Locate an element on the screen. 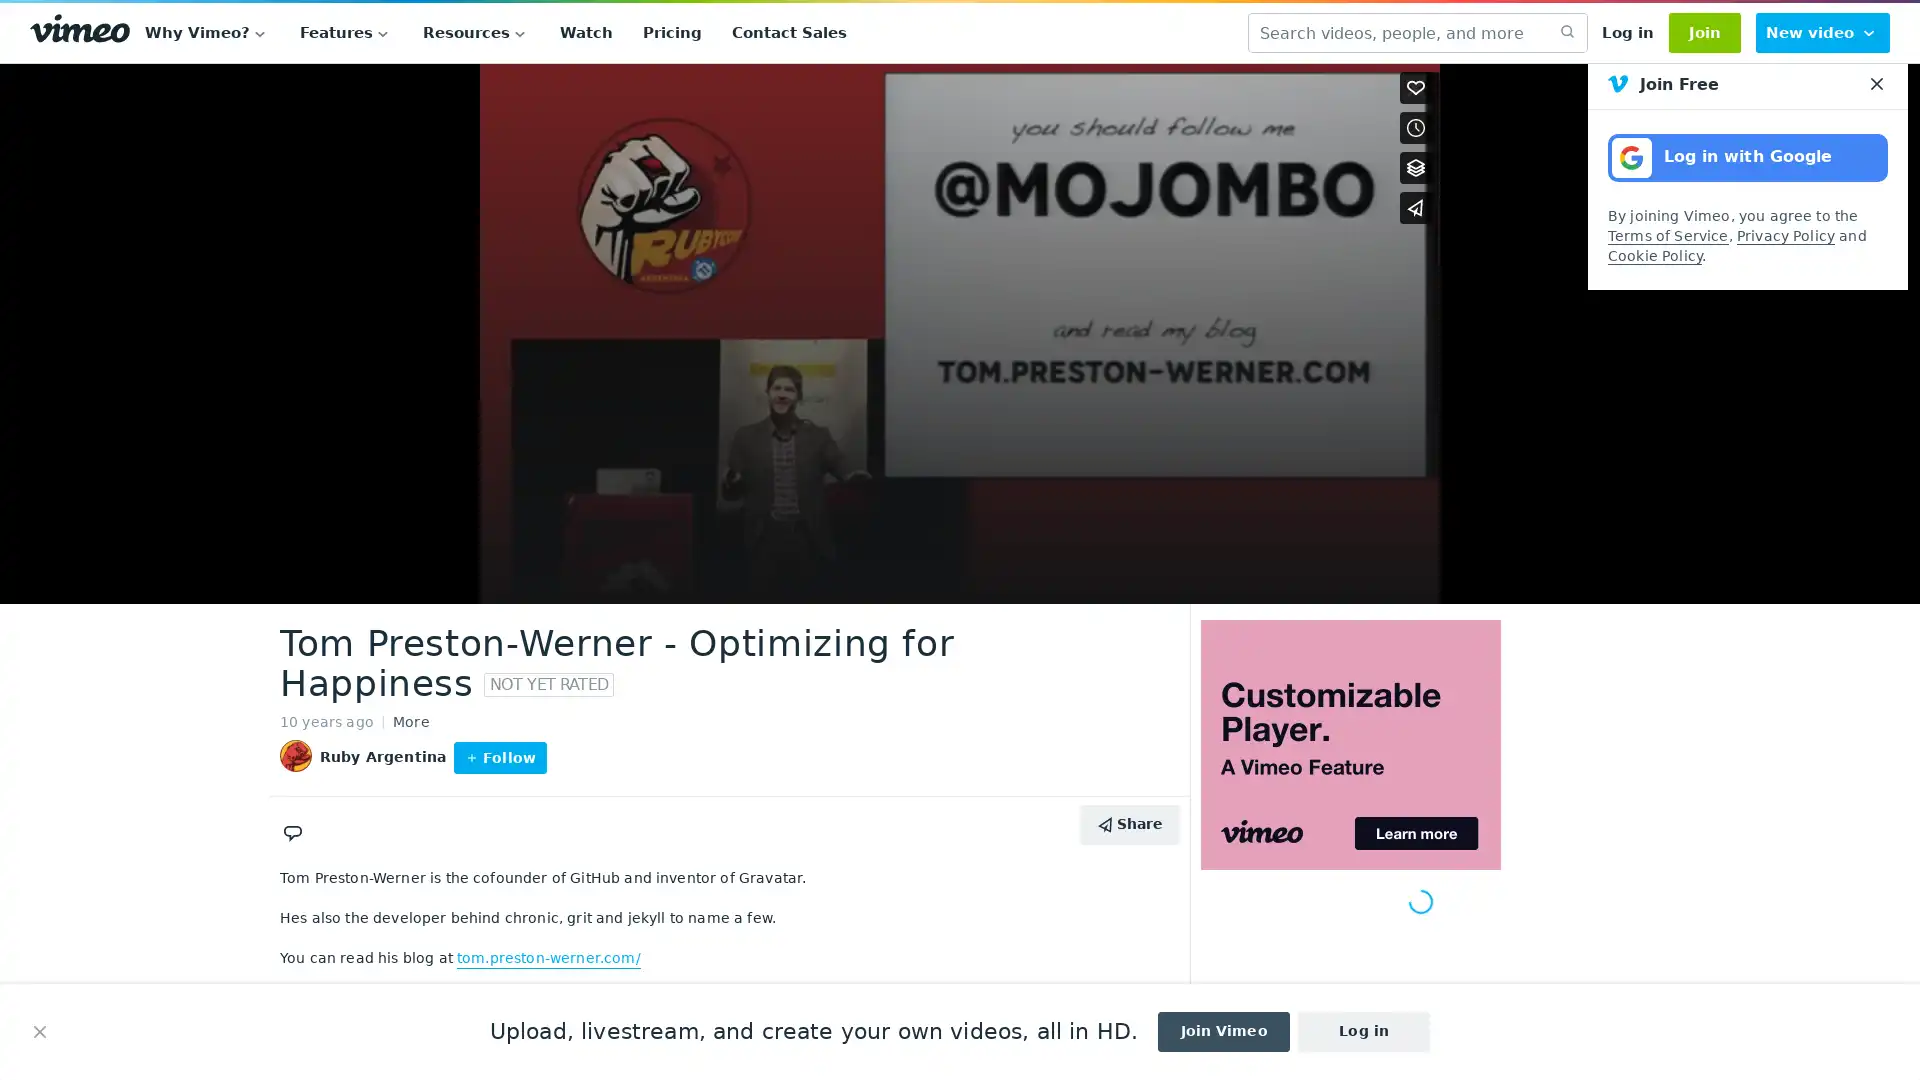  Resources is located at coordinates (475, 33).